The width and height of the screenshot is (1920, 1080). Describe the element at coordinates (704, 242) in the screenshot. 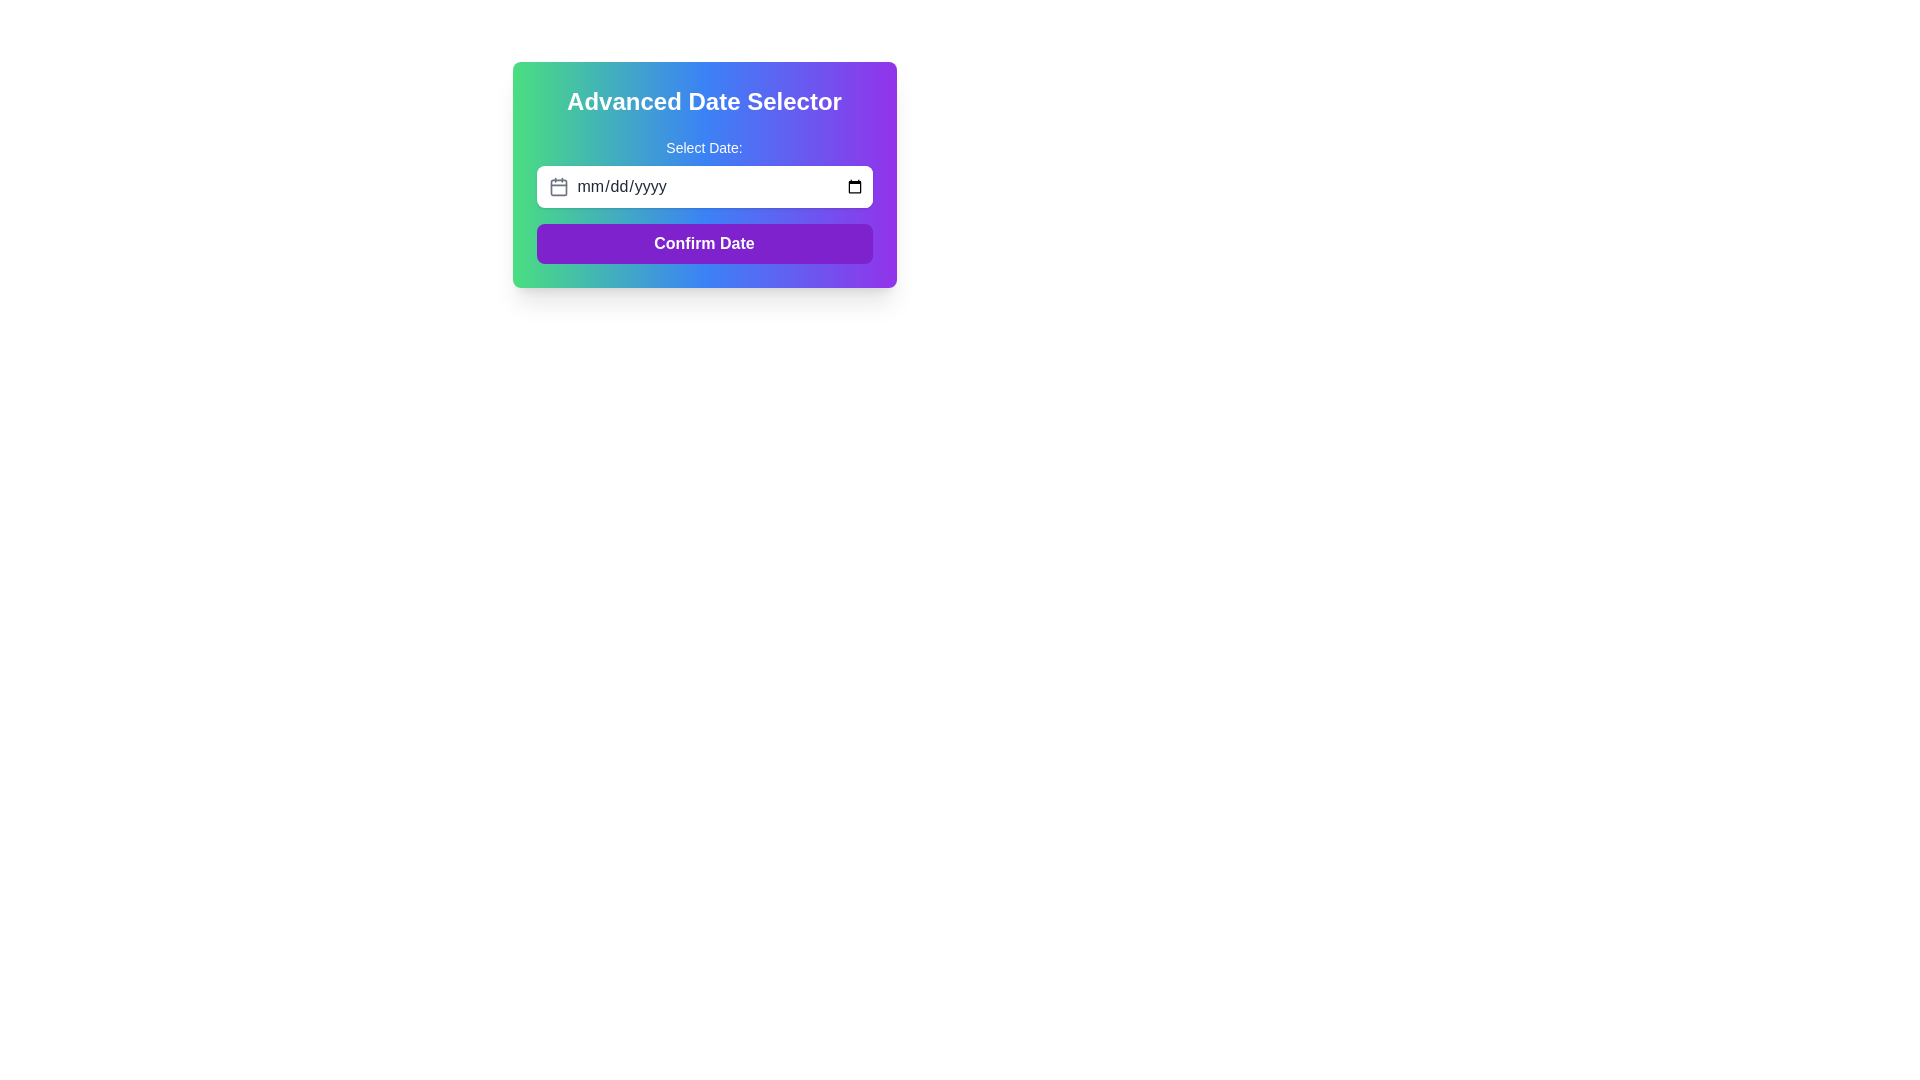

I see `keyboard navigation` at that location.